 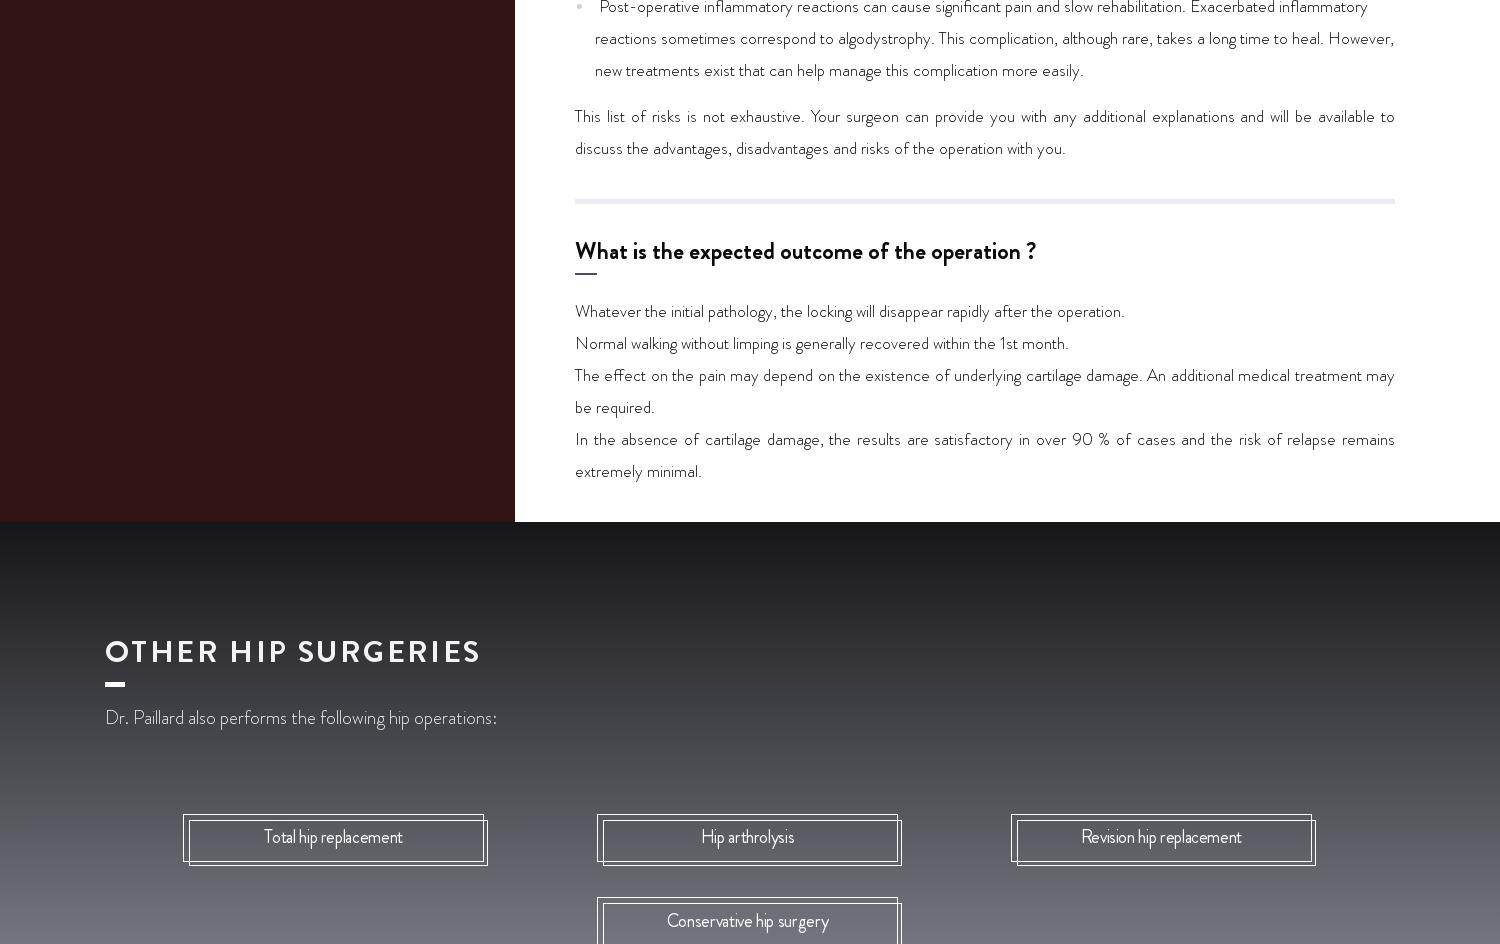 I want to click on 'The effect on the pain may depend on the existence of underlying cartilage damage. An additional medical treatment may be required.', so click(x=984, y=389).